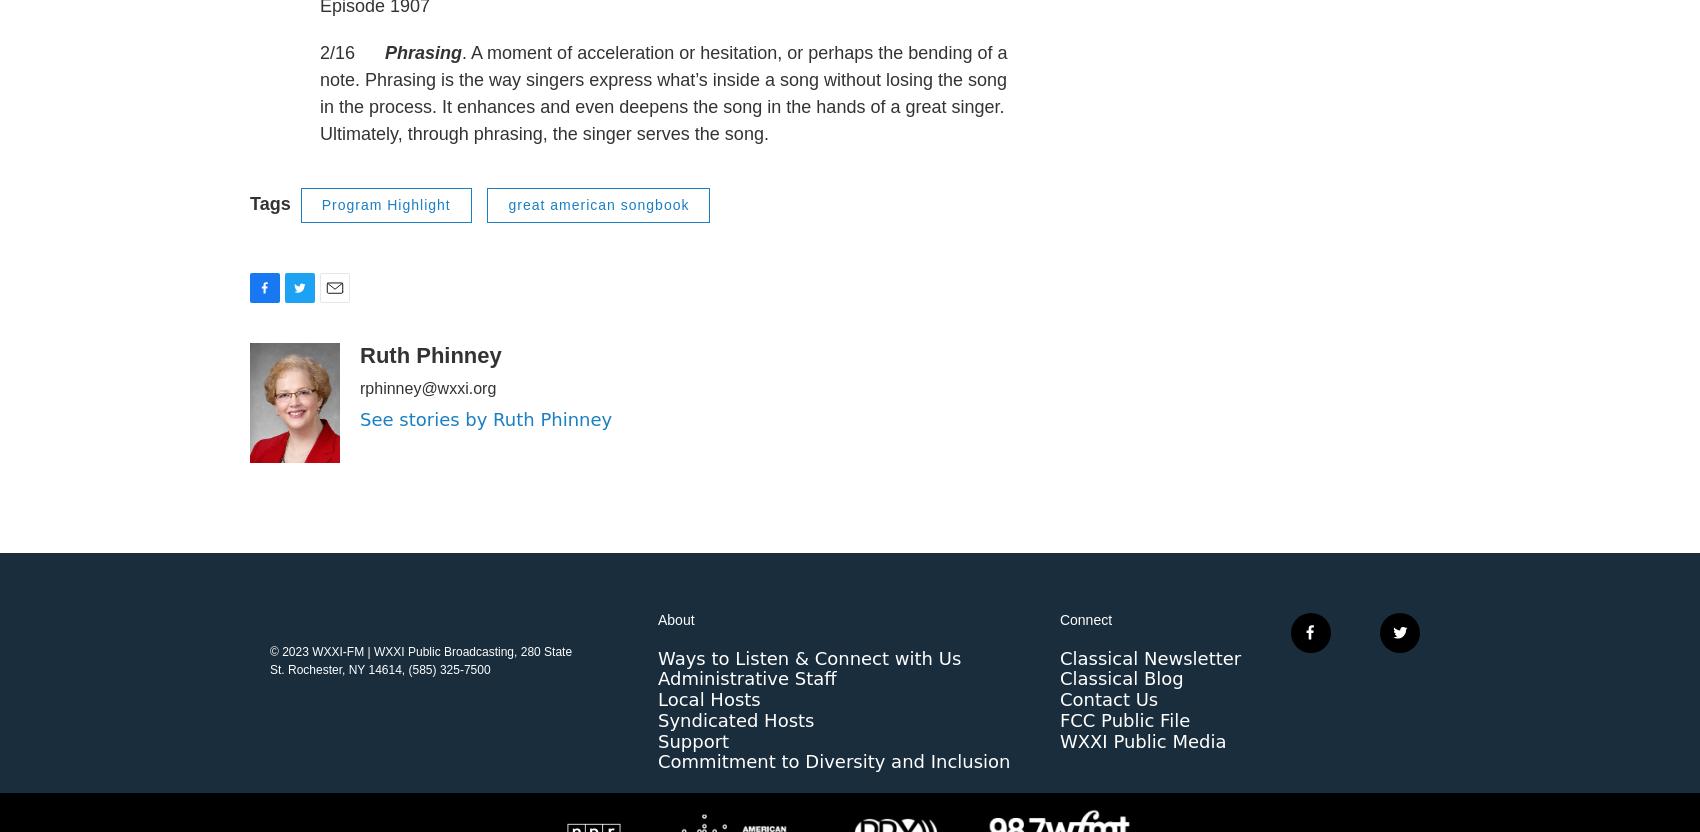 The height and width of the screenshot is (832, 1700). What do you see at coordinates (1057, 717) in the screenshot?
I see `'Classical Blog'` at bounding box center [1057, 717].